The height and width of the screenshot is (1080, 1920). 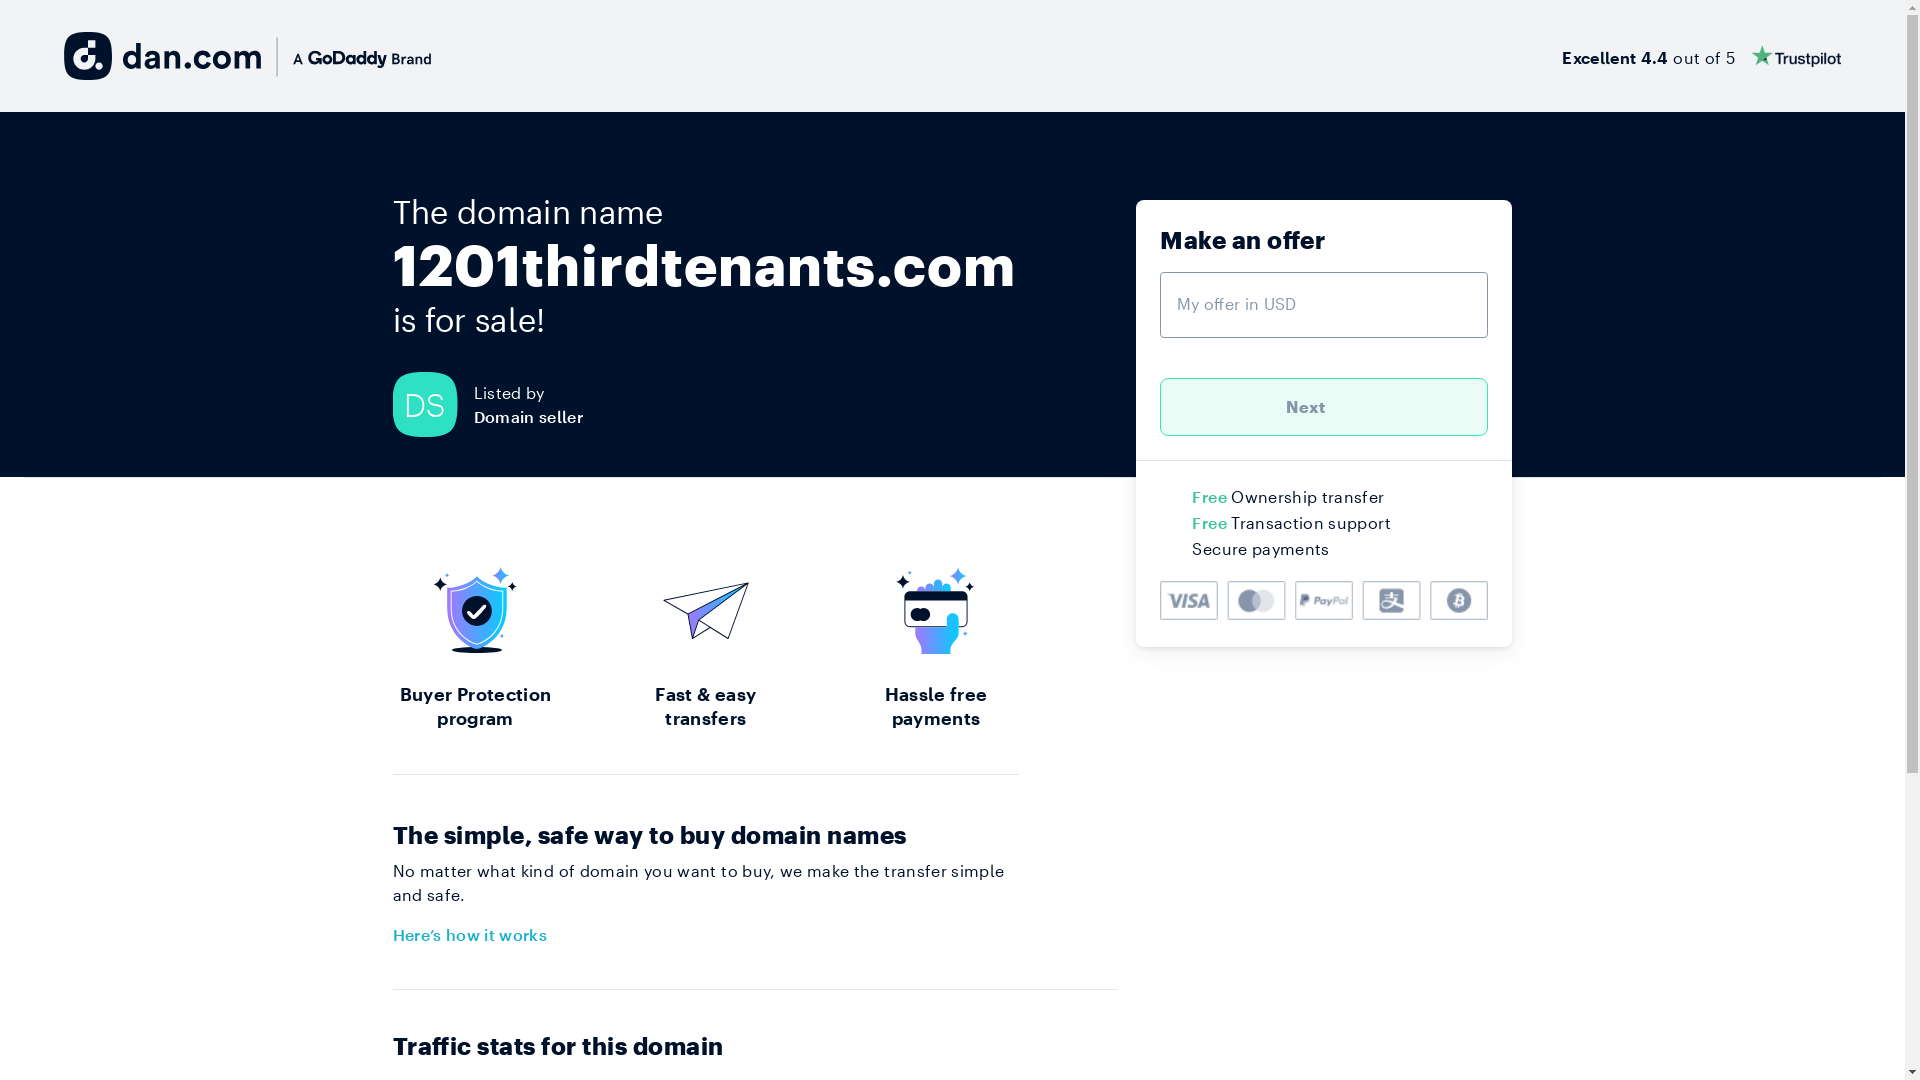 I want to click on 'DS', so click(x=431, y=404).